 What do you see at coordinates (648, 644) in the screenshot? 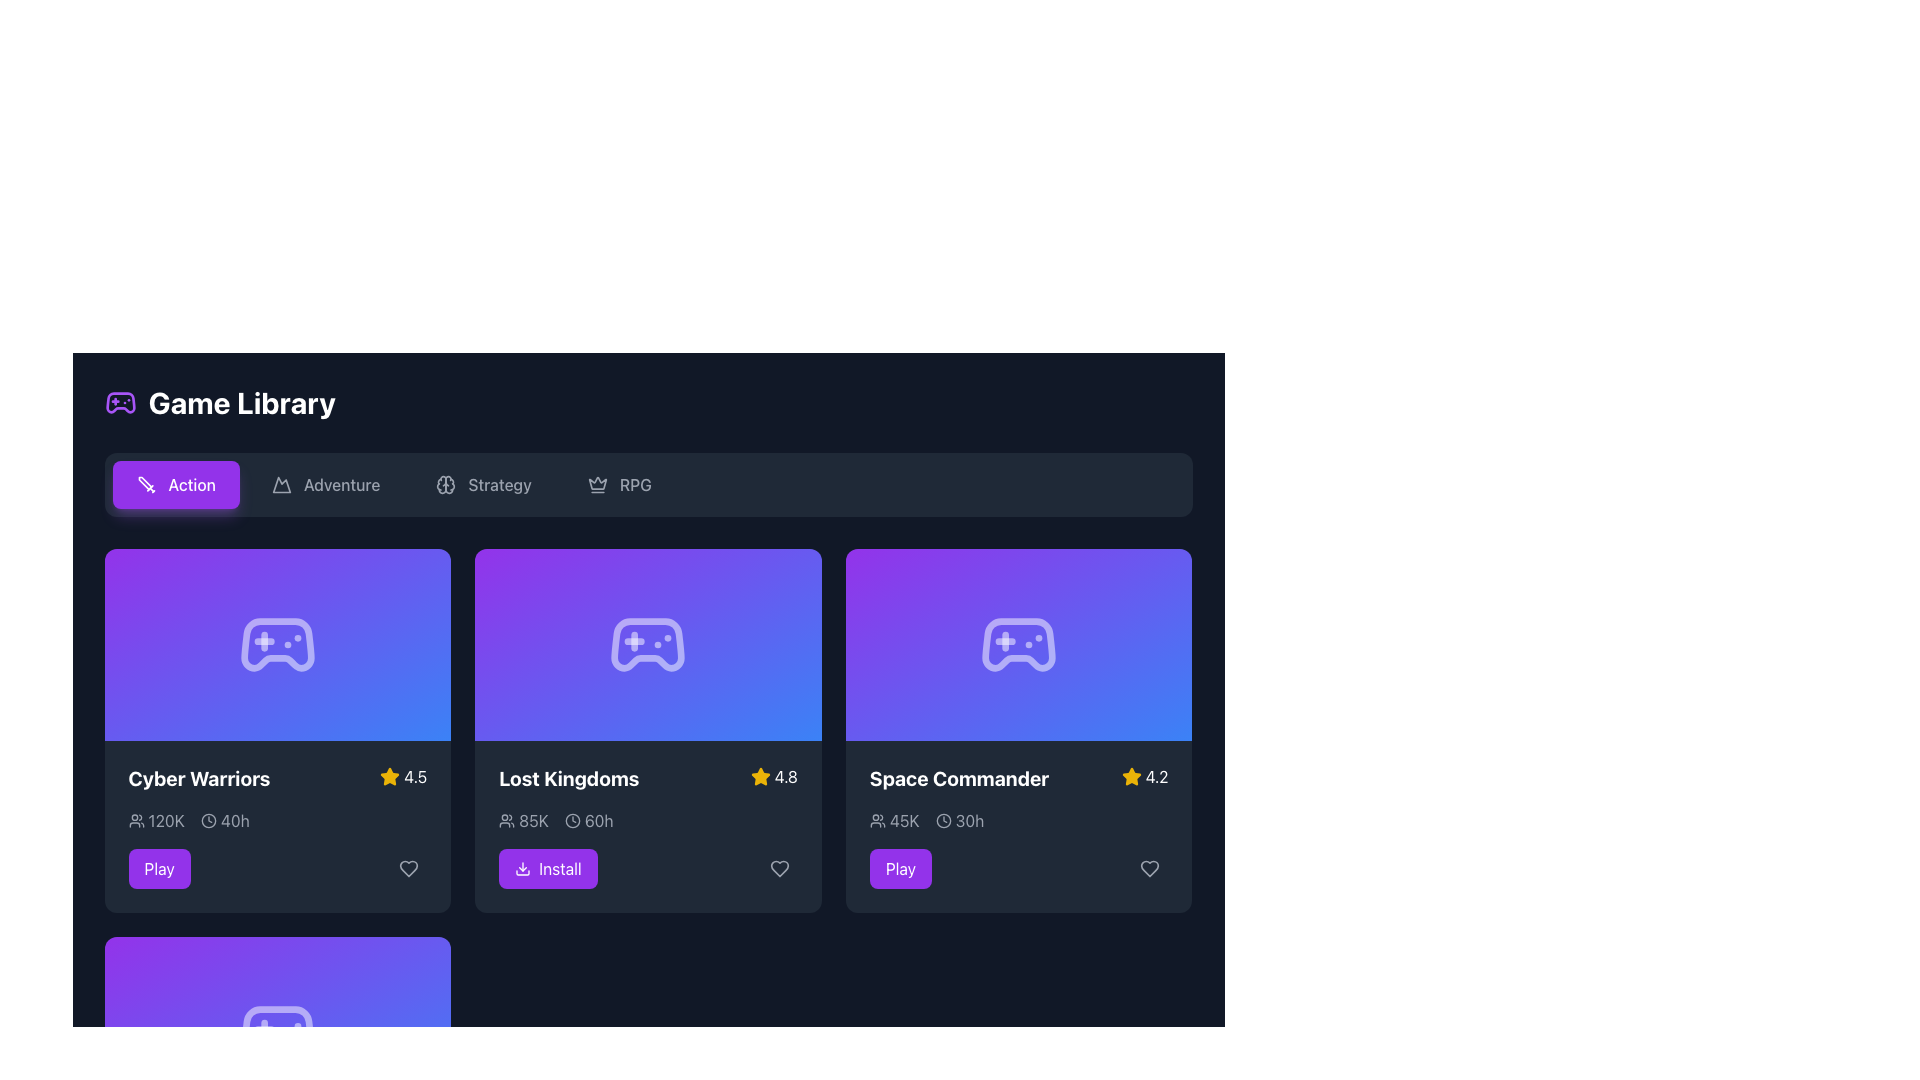
I see `the graphical icon representing the game 'Lost Kingdoms', which is the second card from the left in the 'Game Library' section` at bounding box center [648, 644].